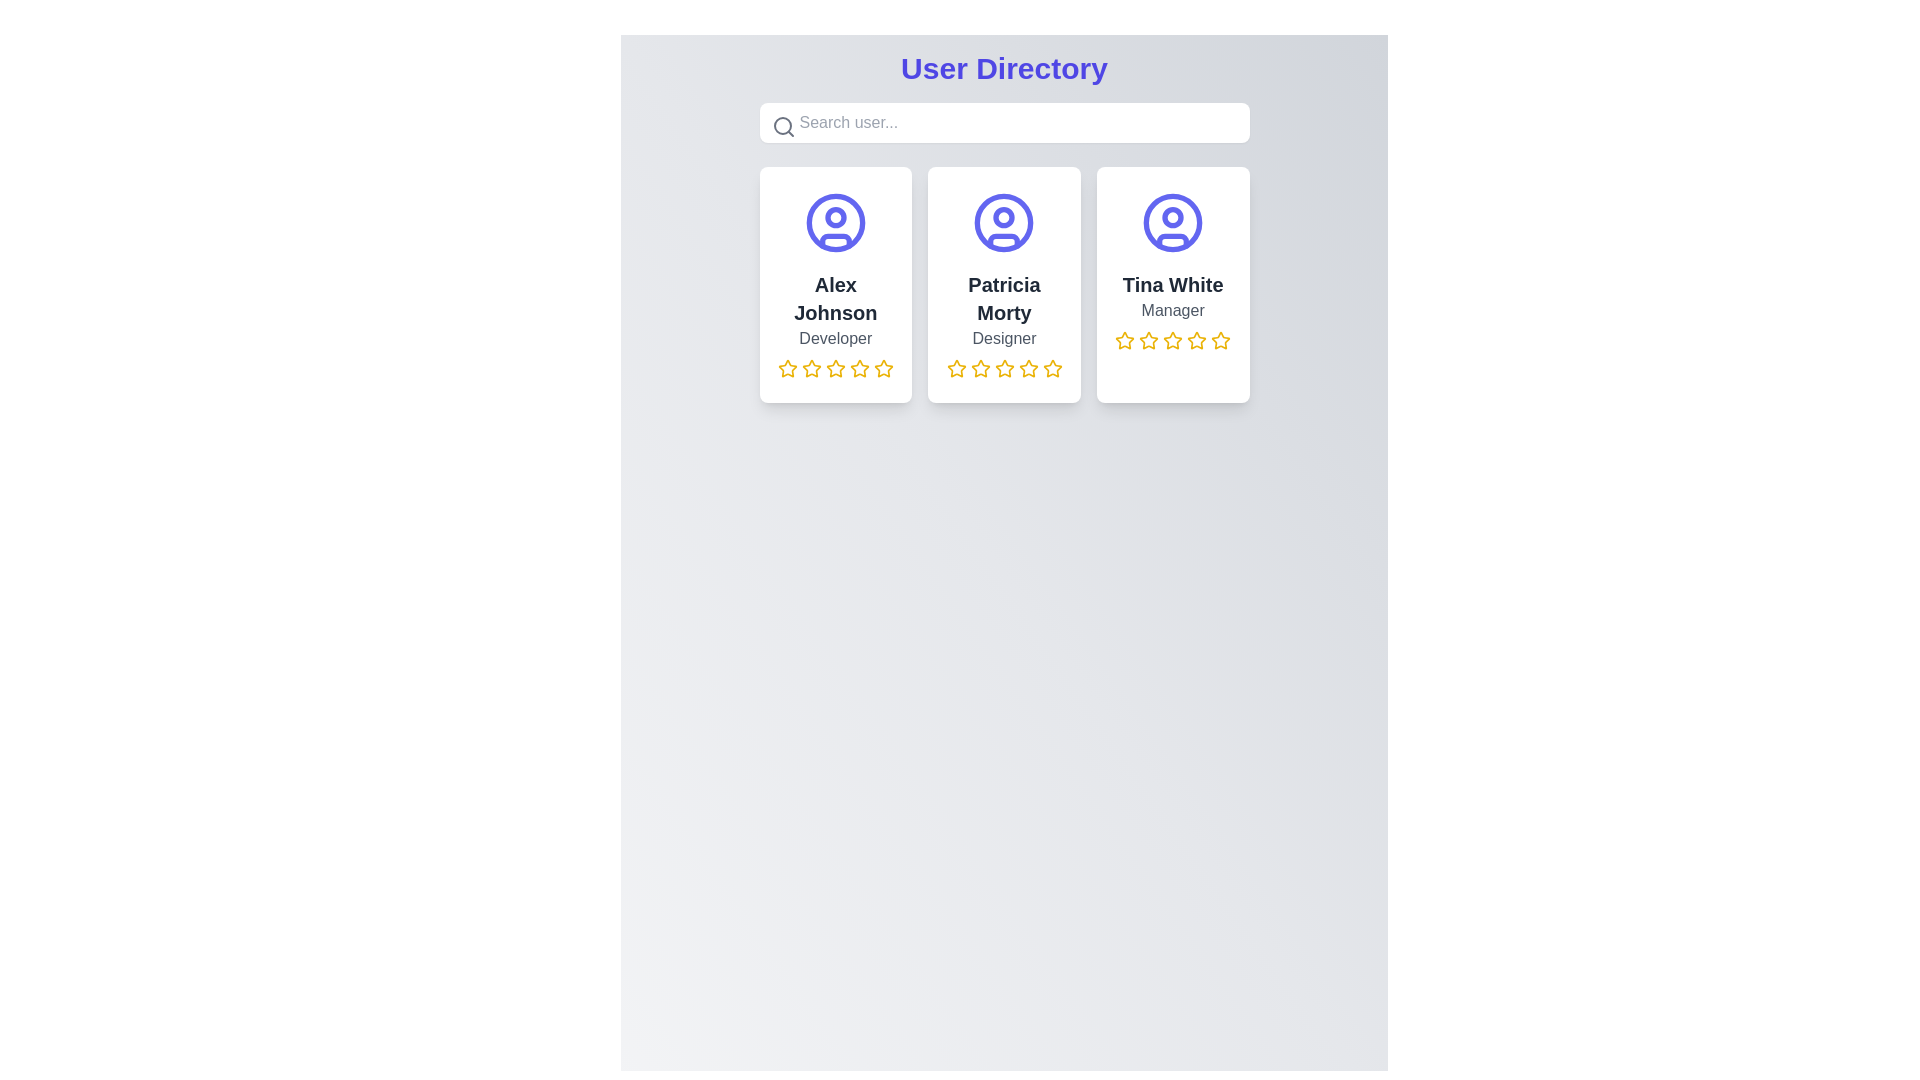  What do you see at coordinates (1004, 338) in the screenshot?
I see `the text 'Designer' which is styled in gray and positioned below 'Patricia Morty' in the middle card of the layout` at bounding box center [1004, 338].